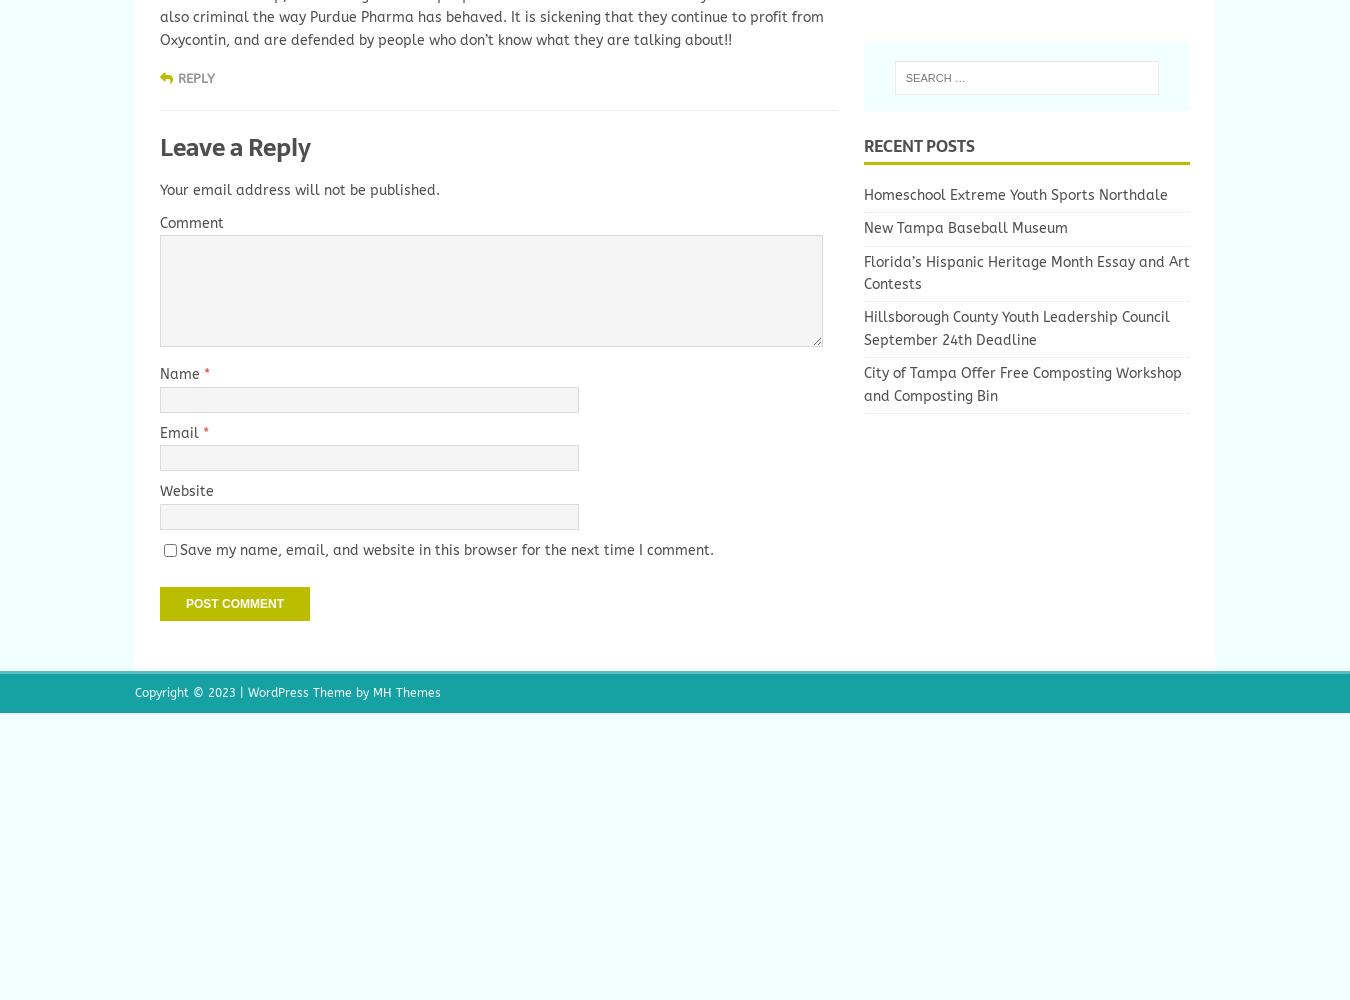  I want to click on 'Email', so click(159, 432).